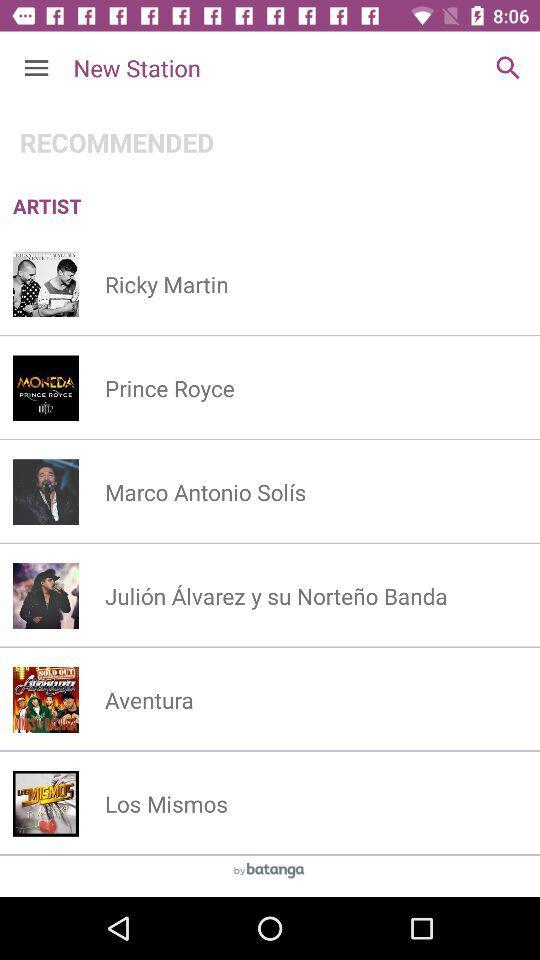 The height and width of the screenshot is (960, 540). I want to click on the icon next to new station item, so click(36, 68).